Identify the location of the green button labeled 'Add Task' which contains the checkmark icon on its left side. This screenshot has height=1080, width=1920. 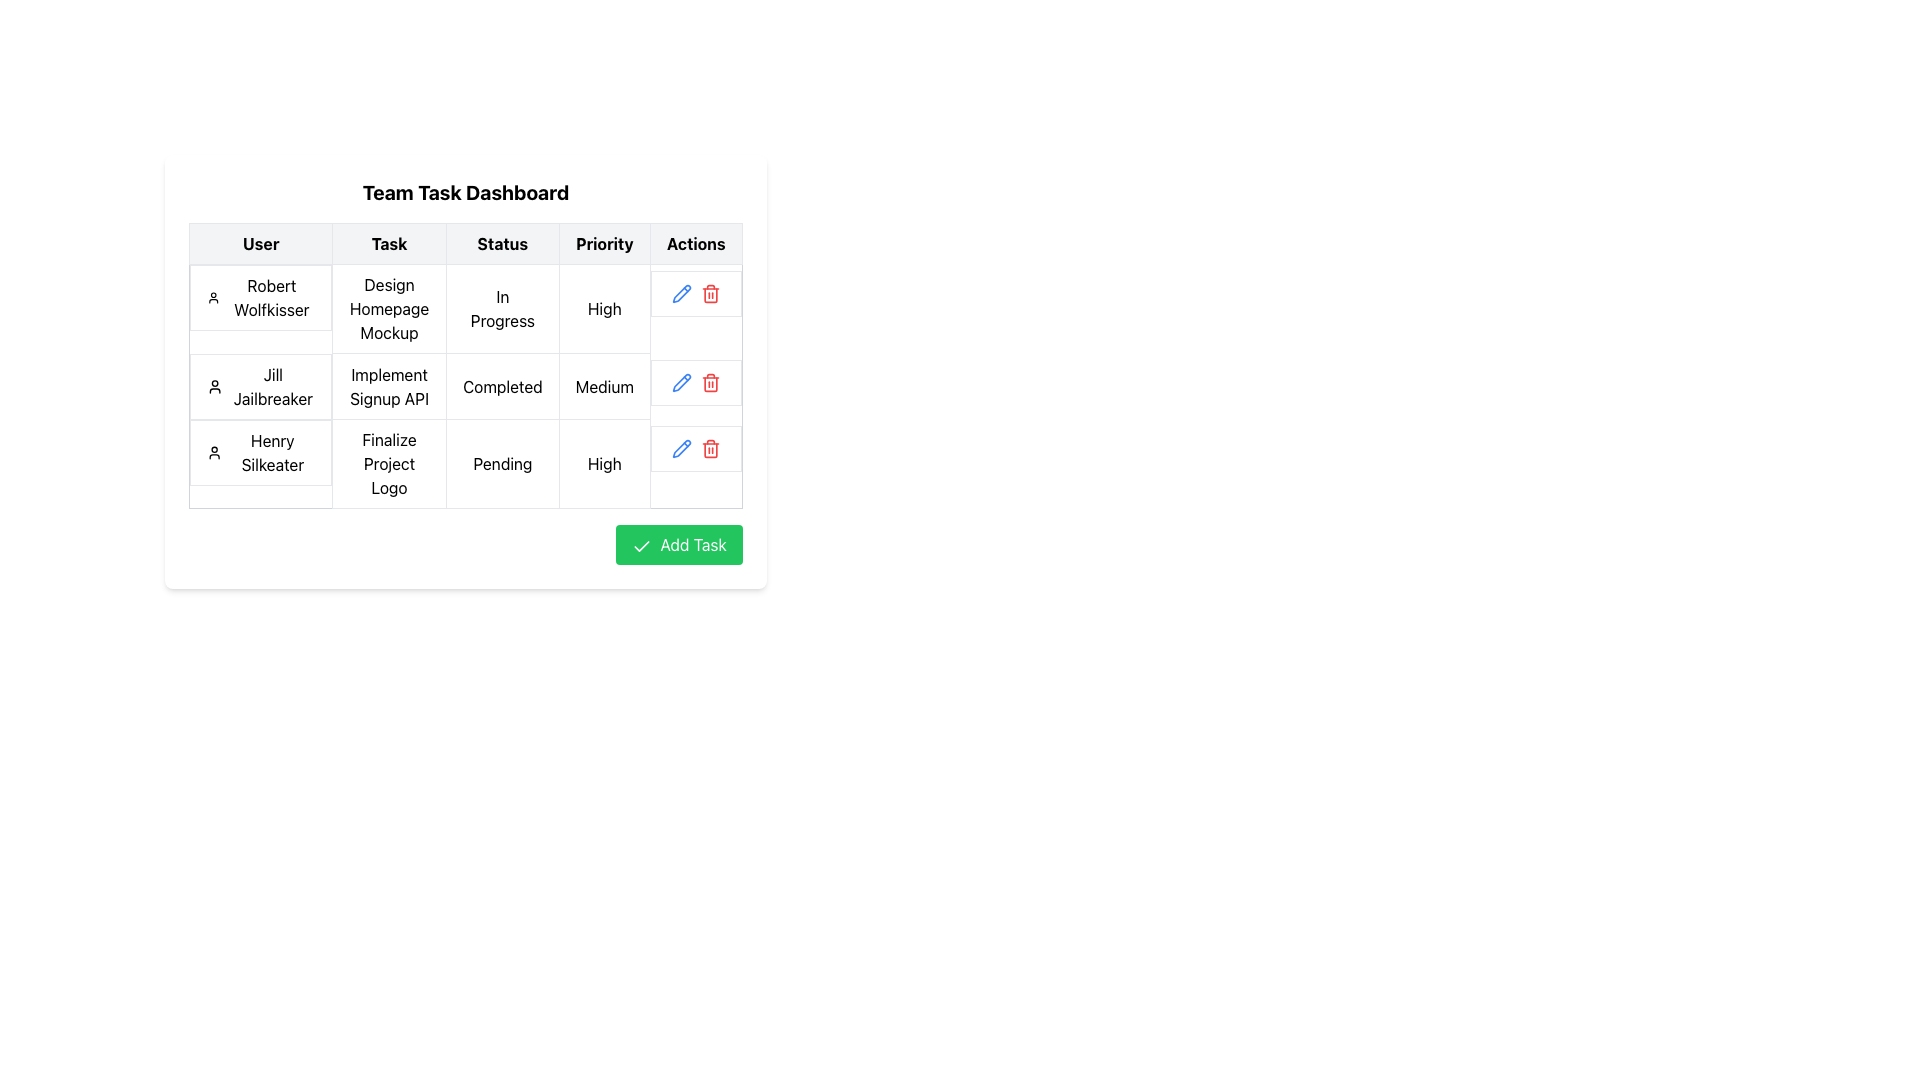
(642, 546).